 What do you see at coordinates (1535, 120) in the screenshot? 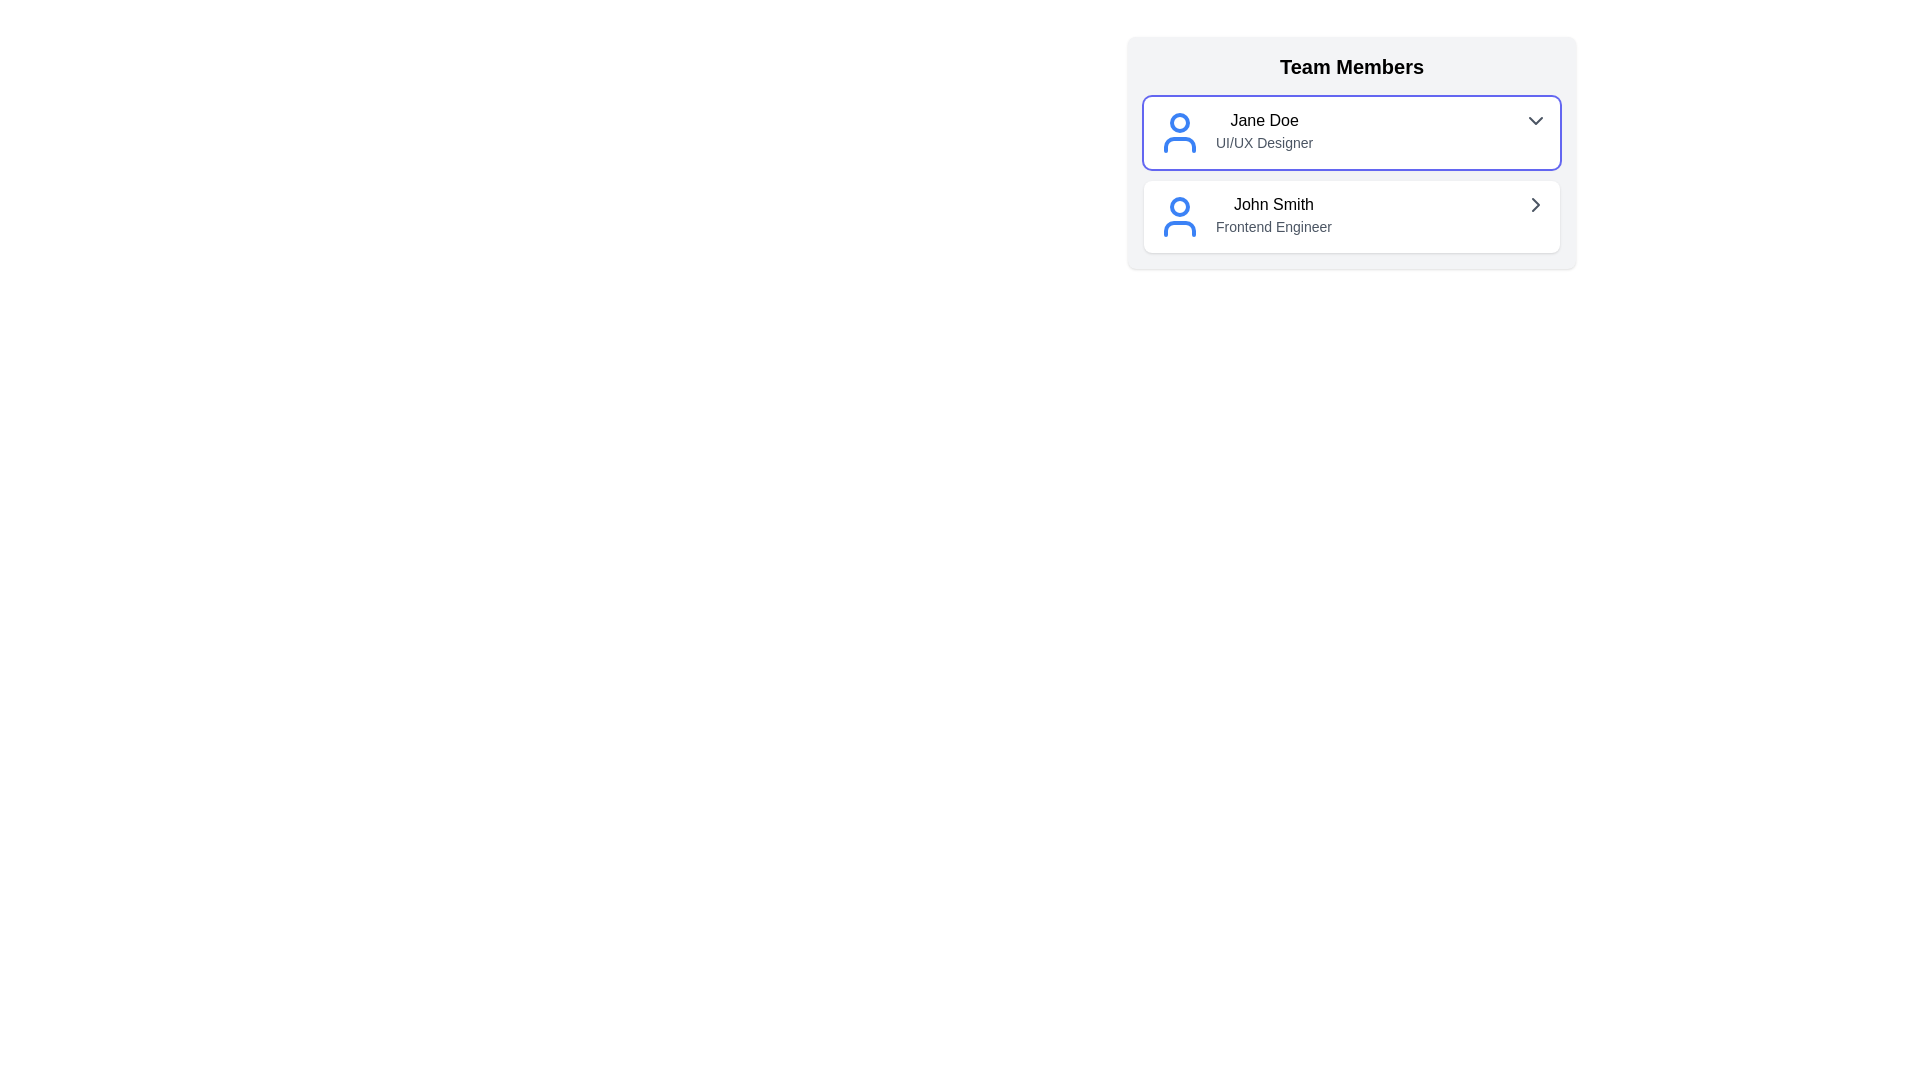
I see `the Chevron Down icon located at the upper-right of Jane Doe's card` at bounding box center [1535, 120].